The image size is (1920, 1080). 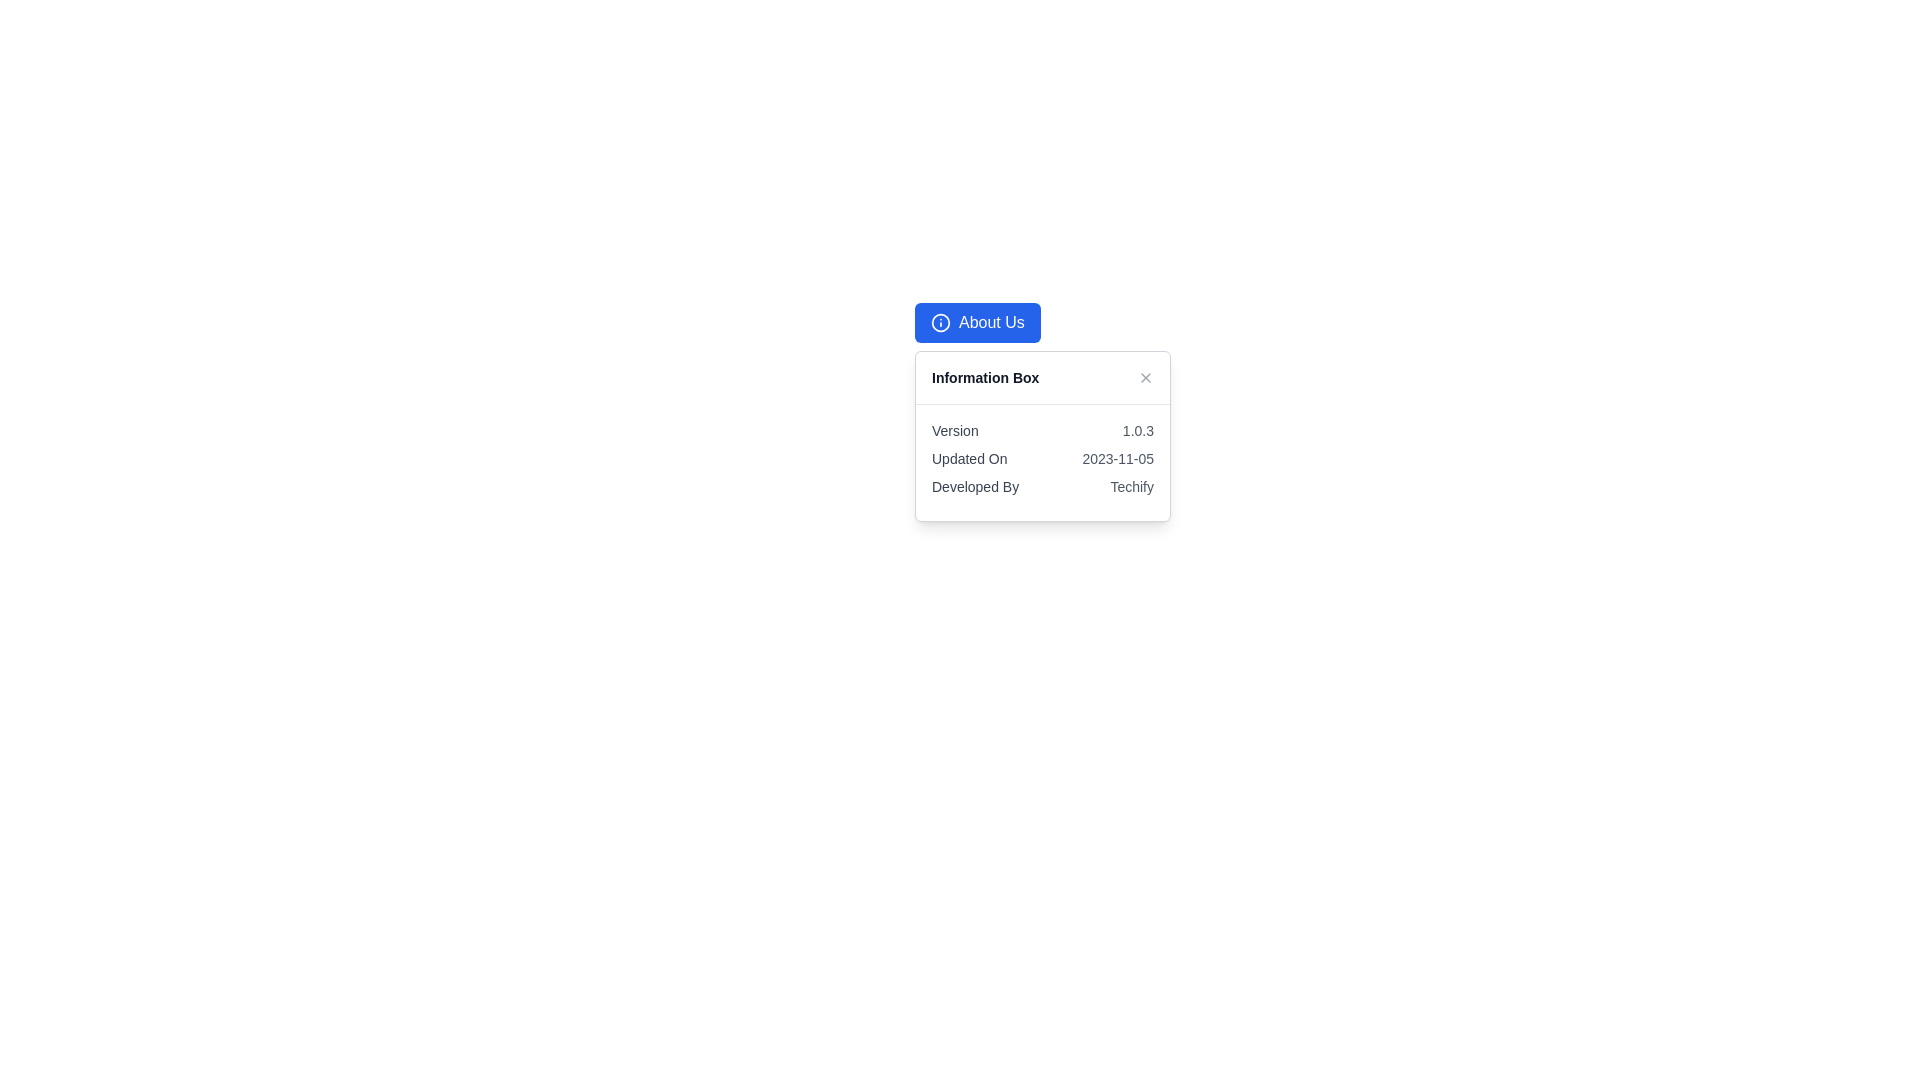 I want to click on text from the 'Version' label, which is styled in gray and positioned to the left of the value '1.0.3' within the 'Information Box.', so click(x=954, y=430).